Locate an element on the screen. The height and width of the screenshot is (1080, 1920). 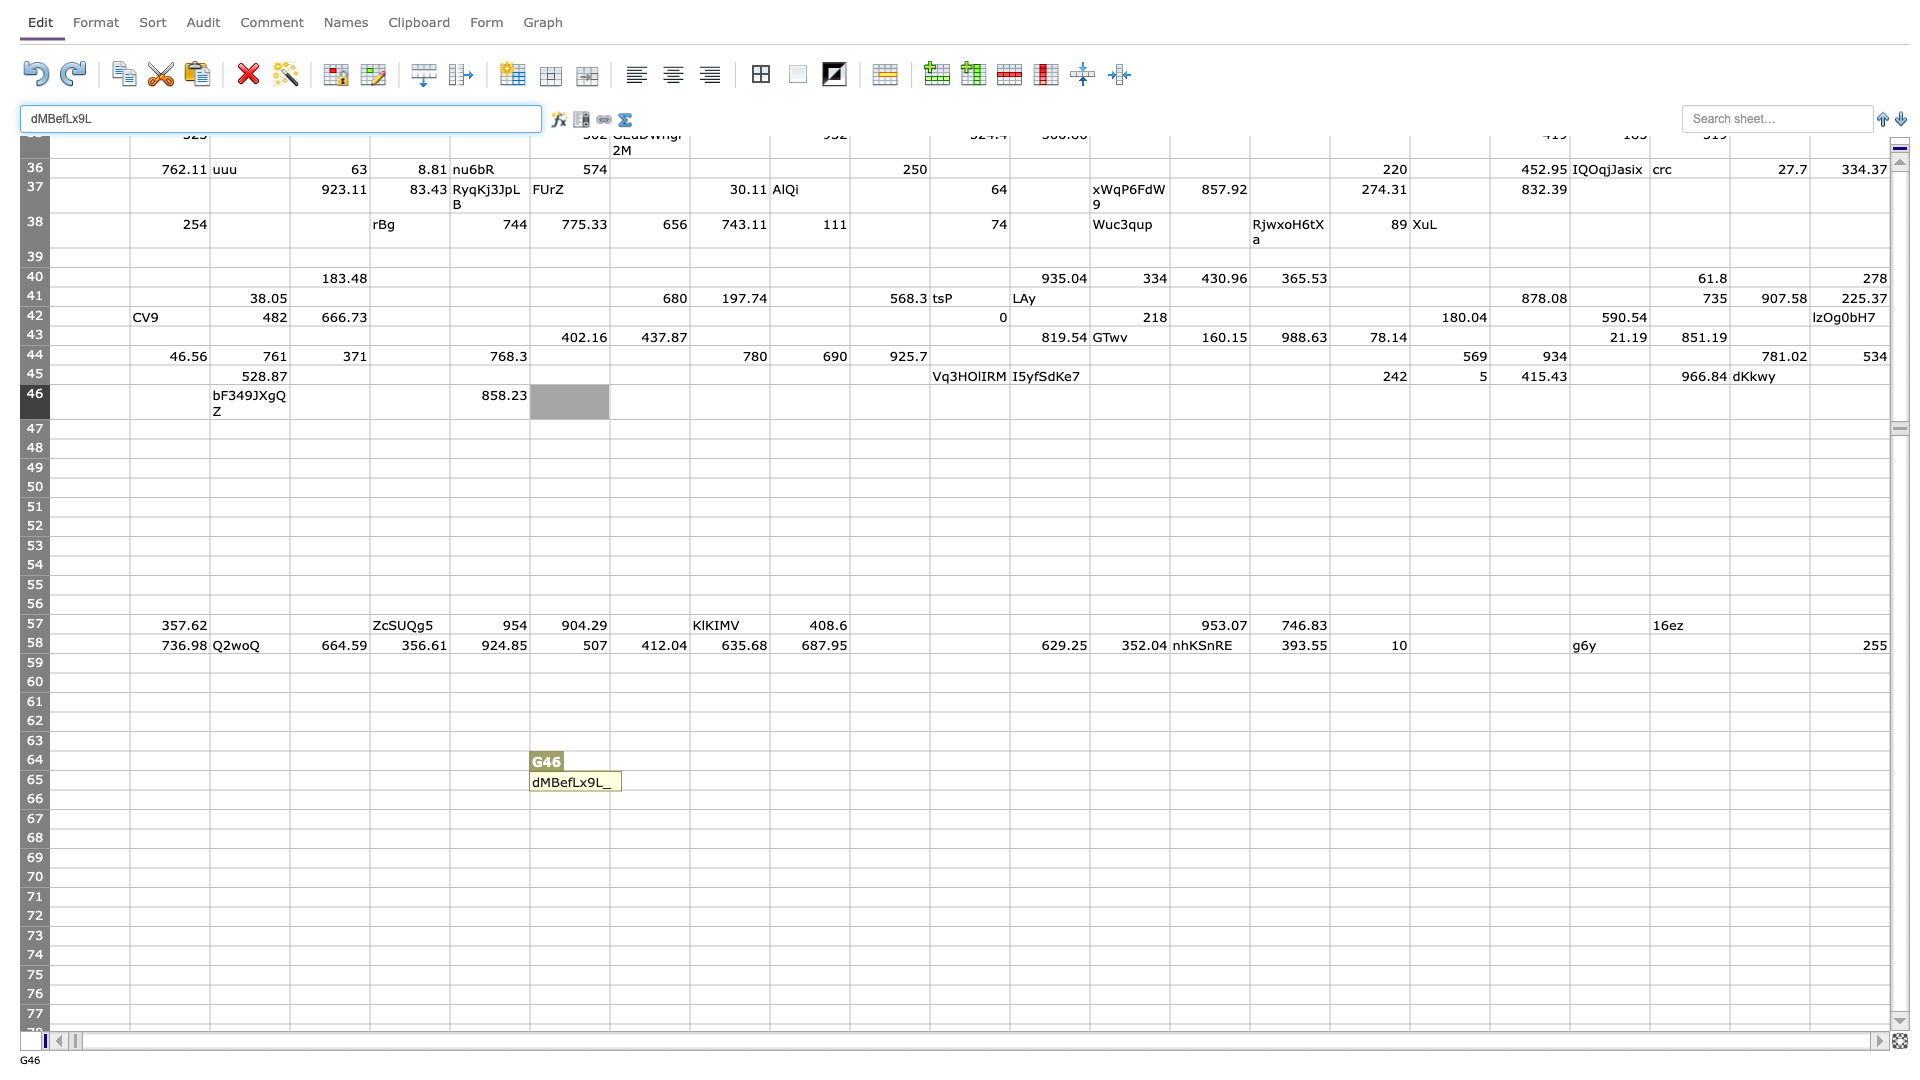
fill handle point of K66 is located at coordinates (929, 808).